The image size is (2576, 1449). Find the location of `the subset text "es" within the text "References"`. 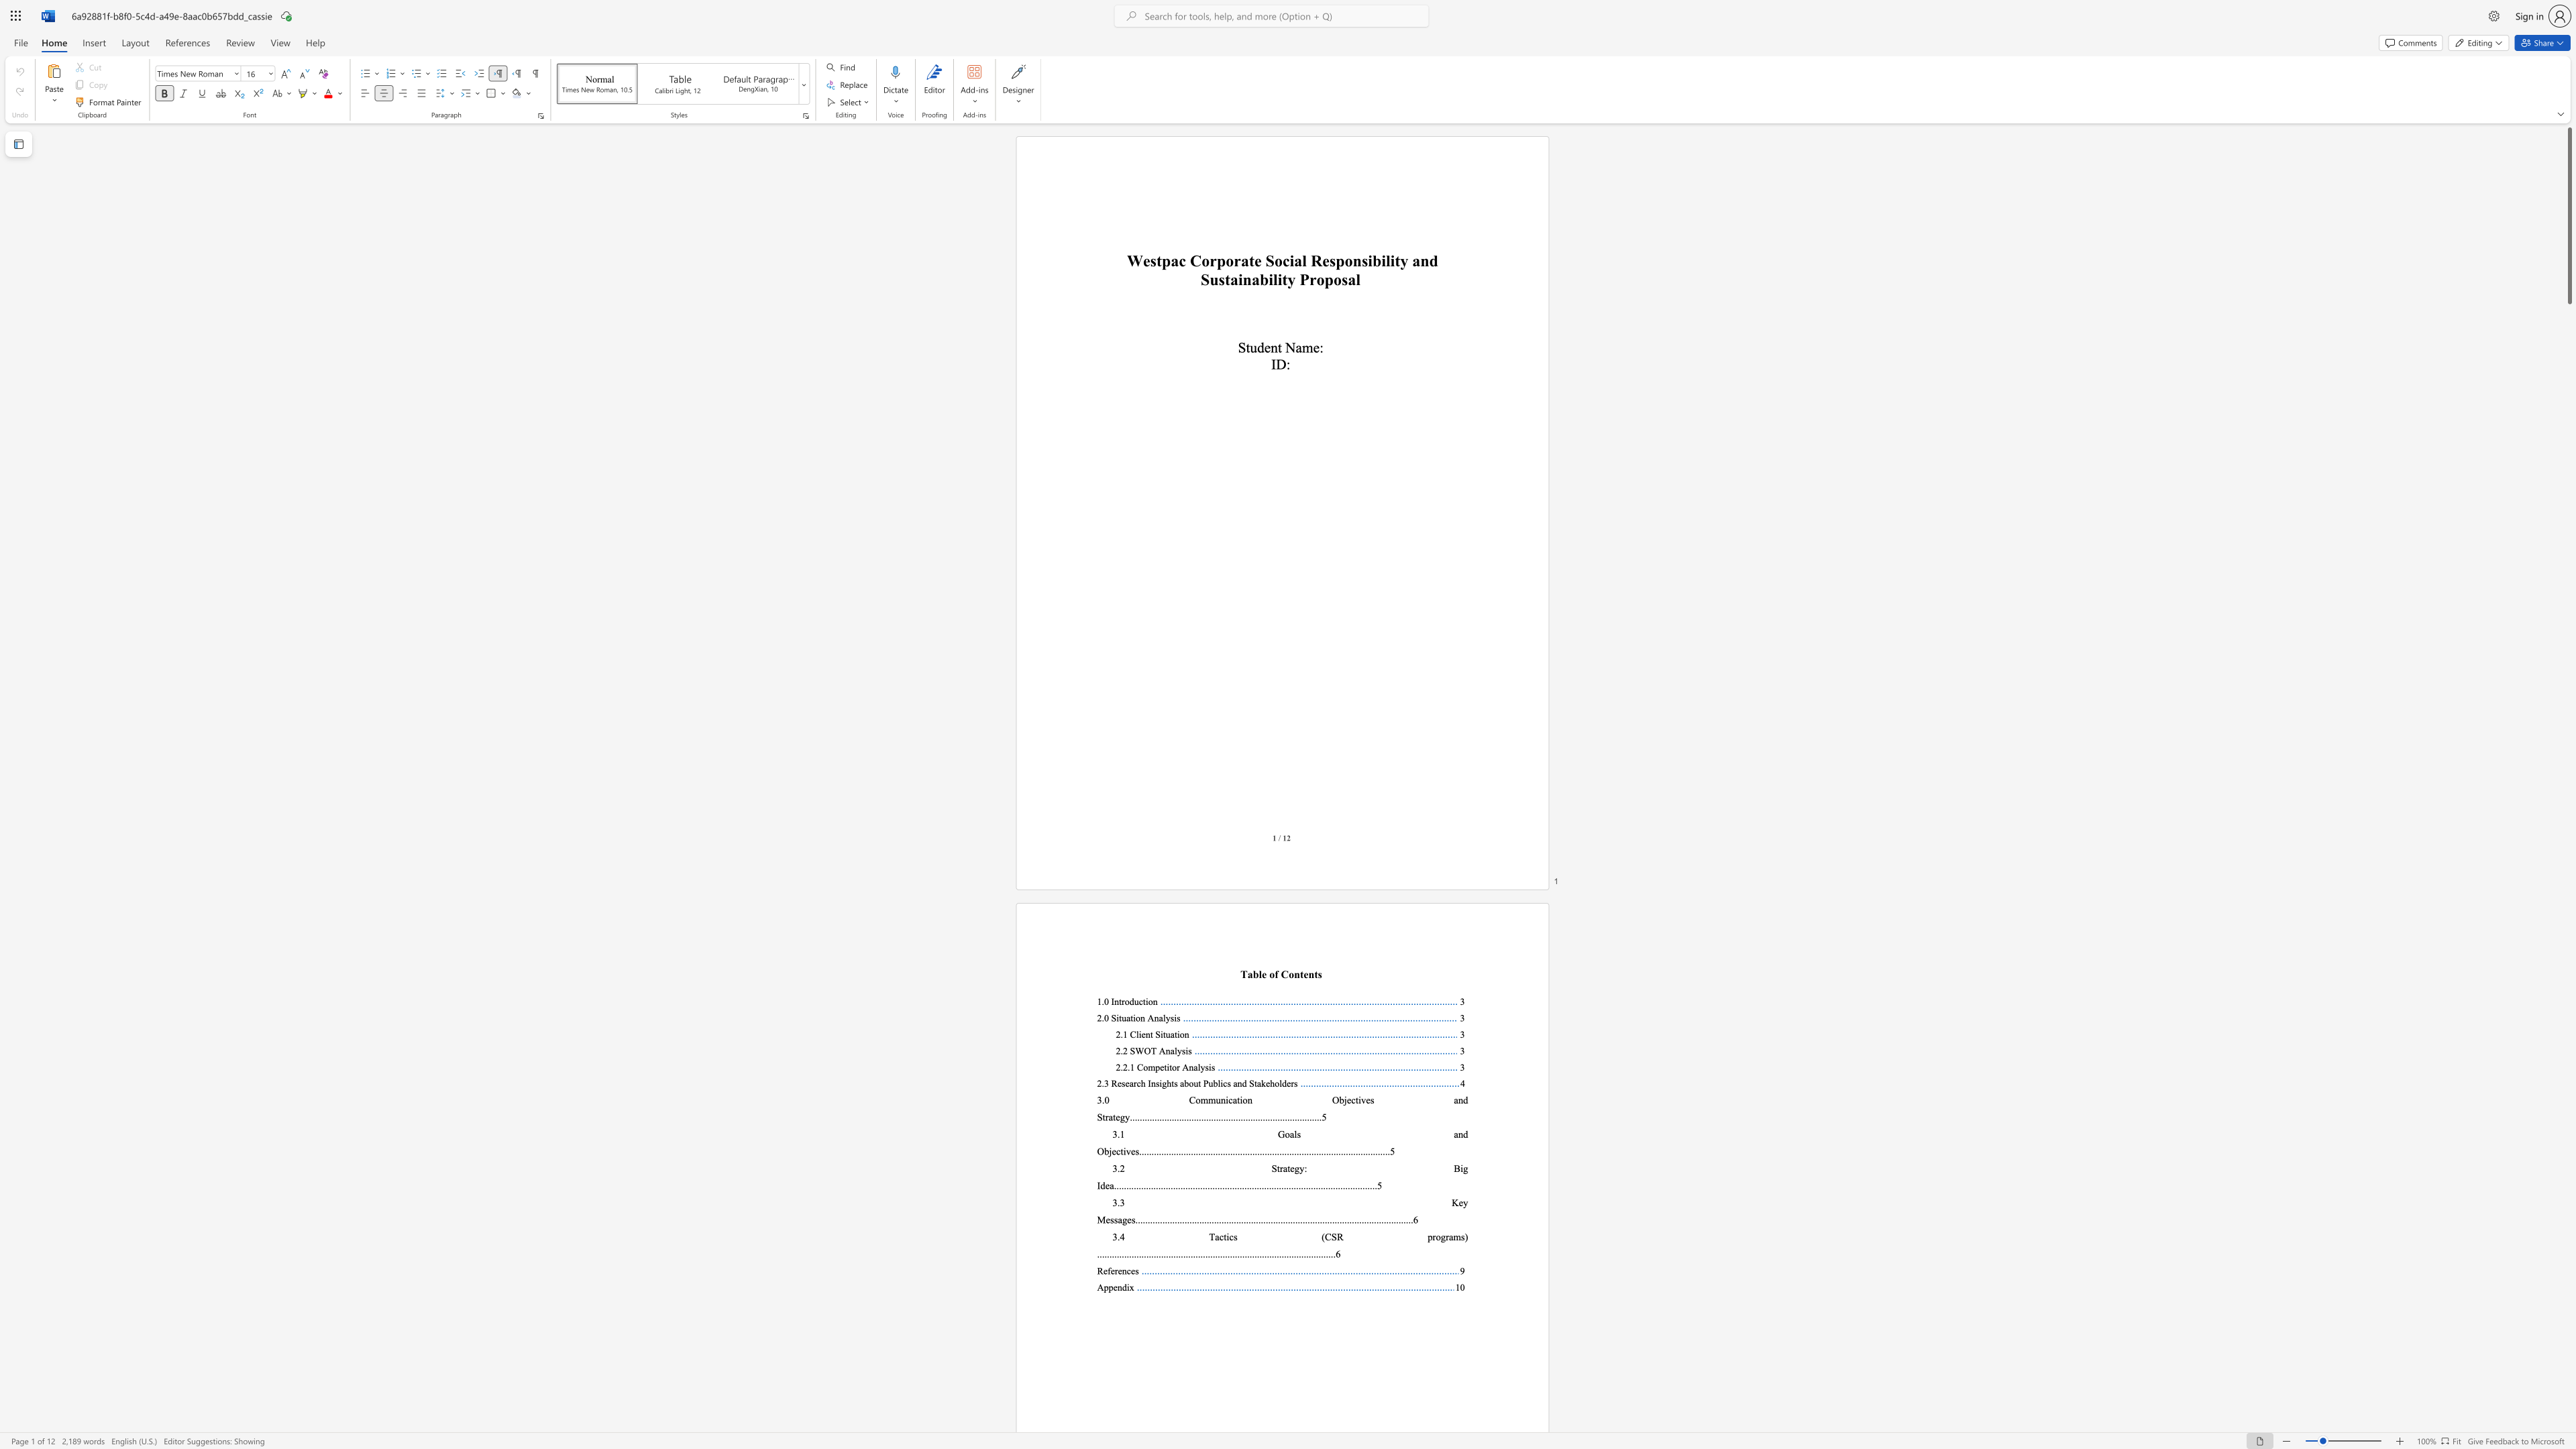

the subset text "es" within the text "References" is located at coordinates (1130, 1269).